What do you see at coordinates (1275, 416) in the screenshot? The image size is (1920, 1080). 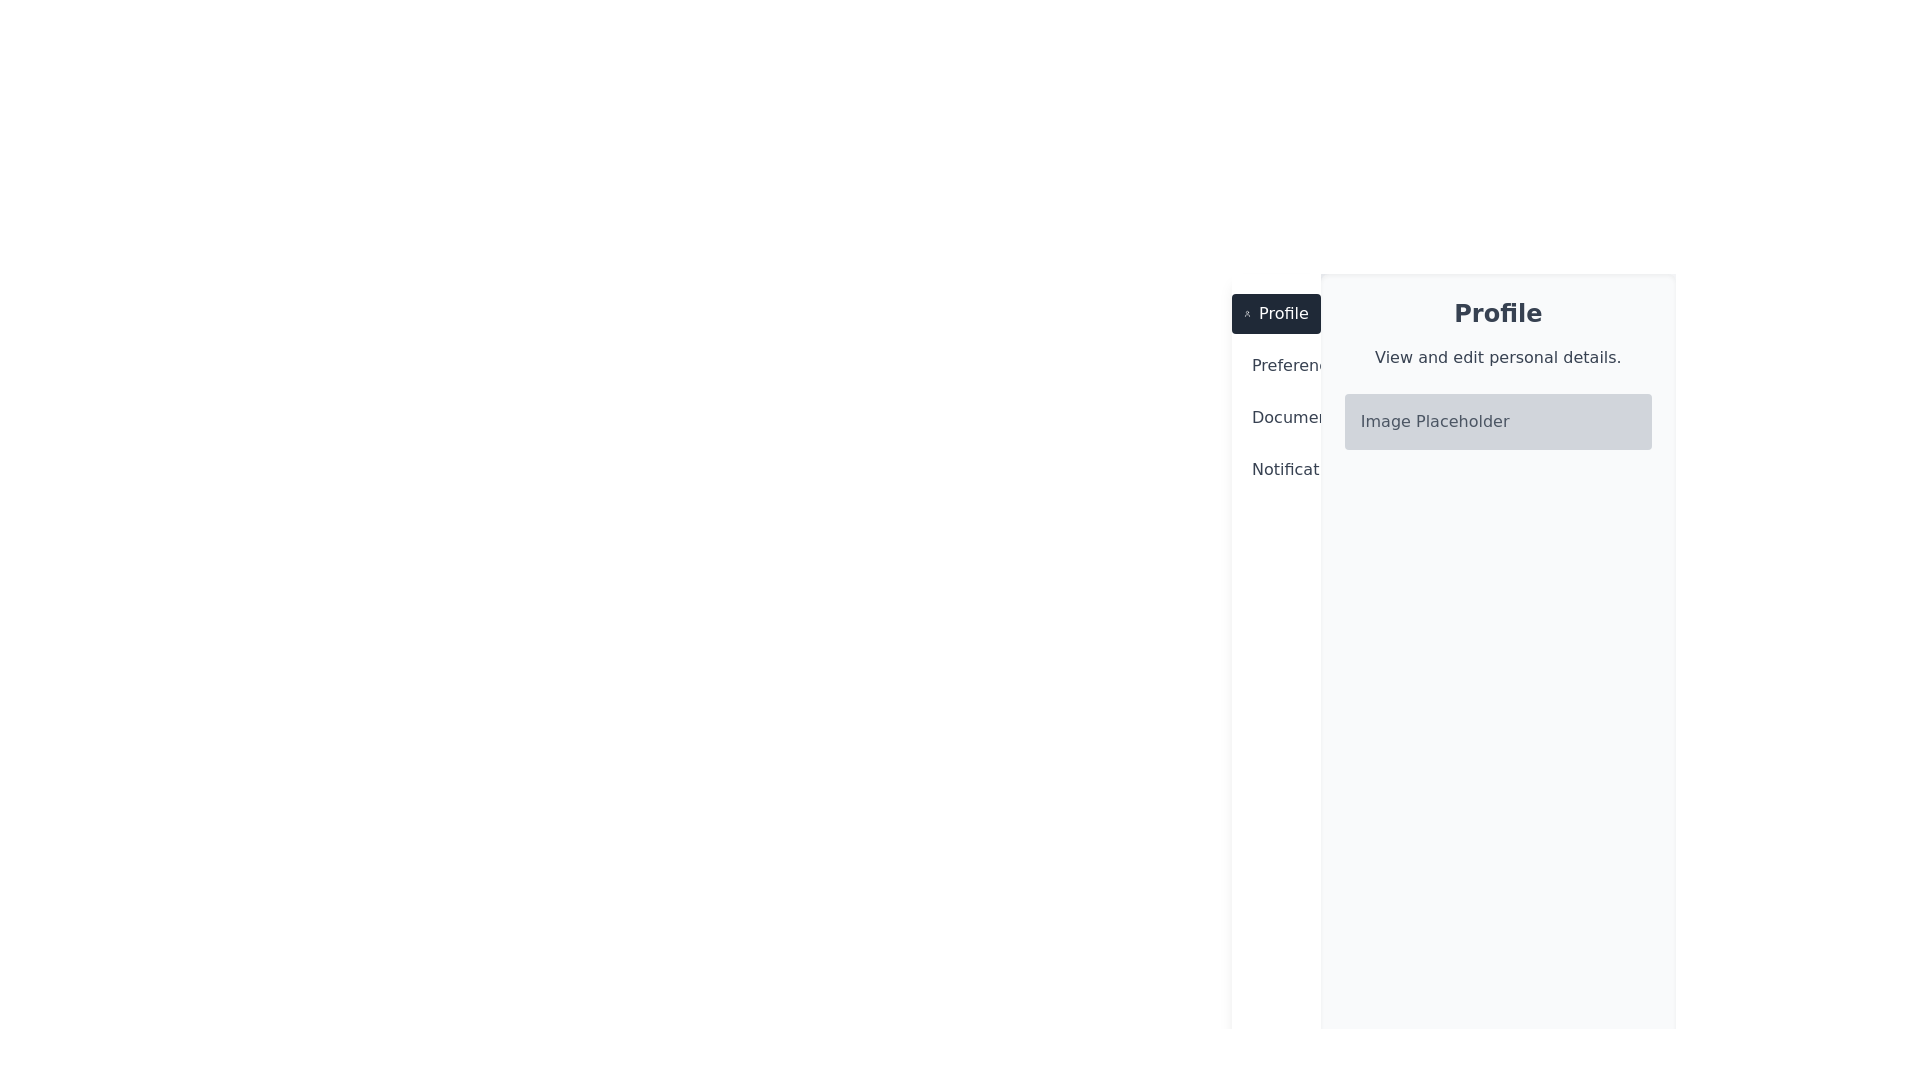 I see `the sidebar tab labeled Documents` at bounding box center [1275, 416].